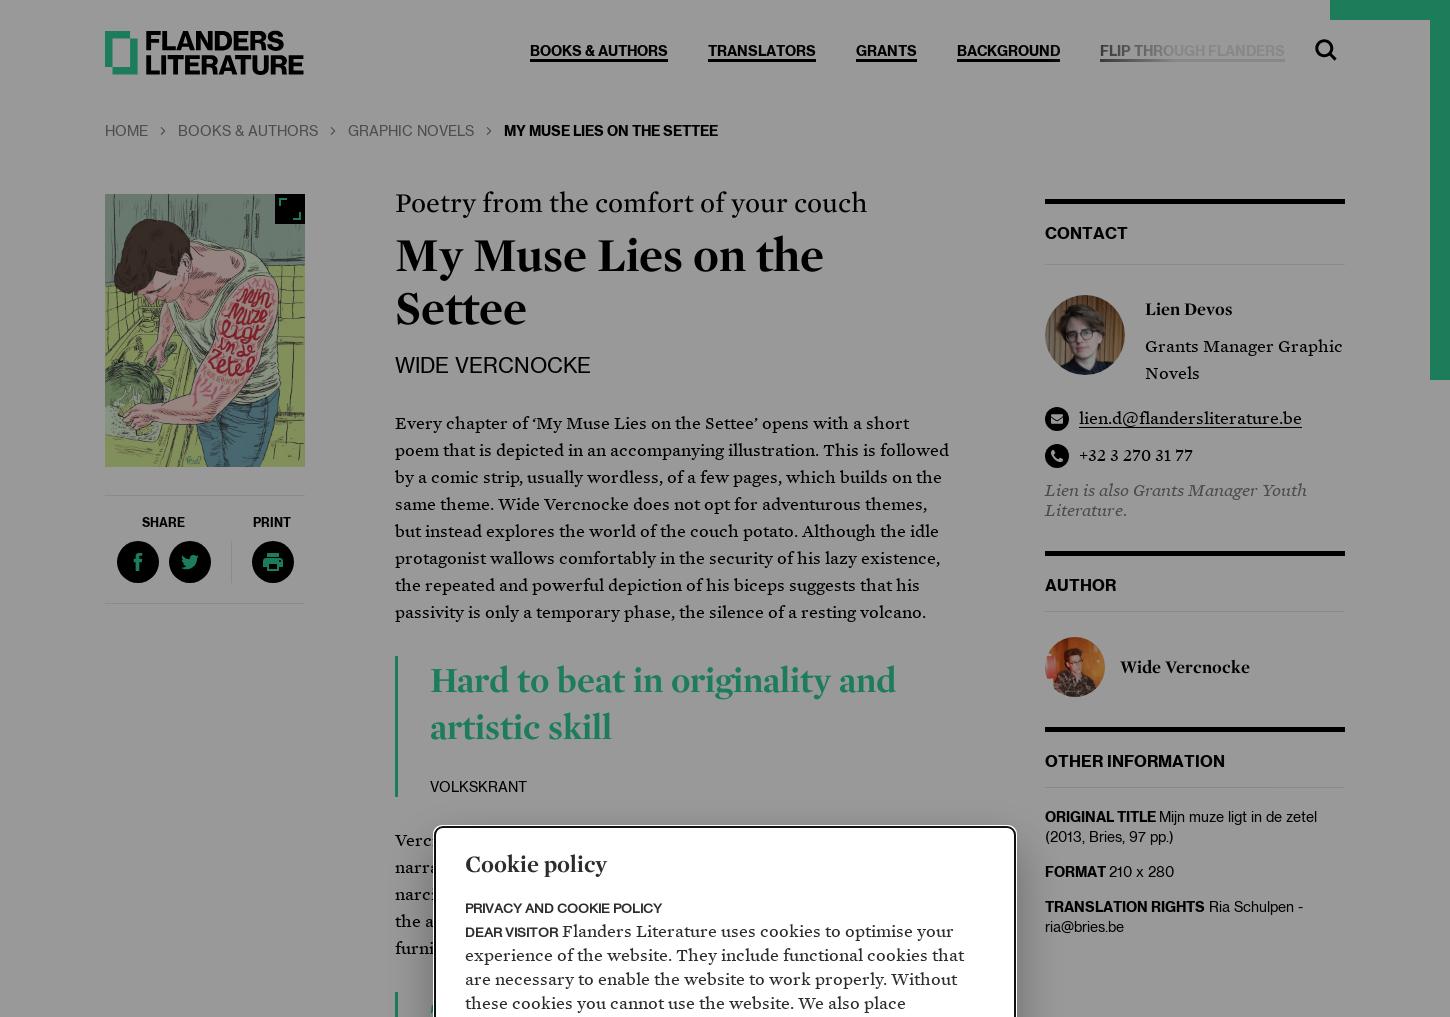 This screenshot has width=1450, height=1017. I want to click on '+32 3 270 31 77', so click(1134, 453).